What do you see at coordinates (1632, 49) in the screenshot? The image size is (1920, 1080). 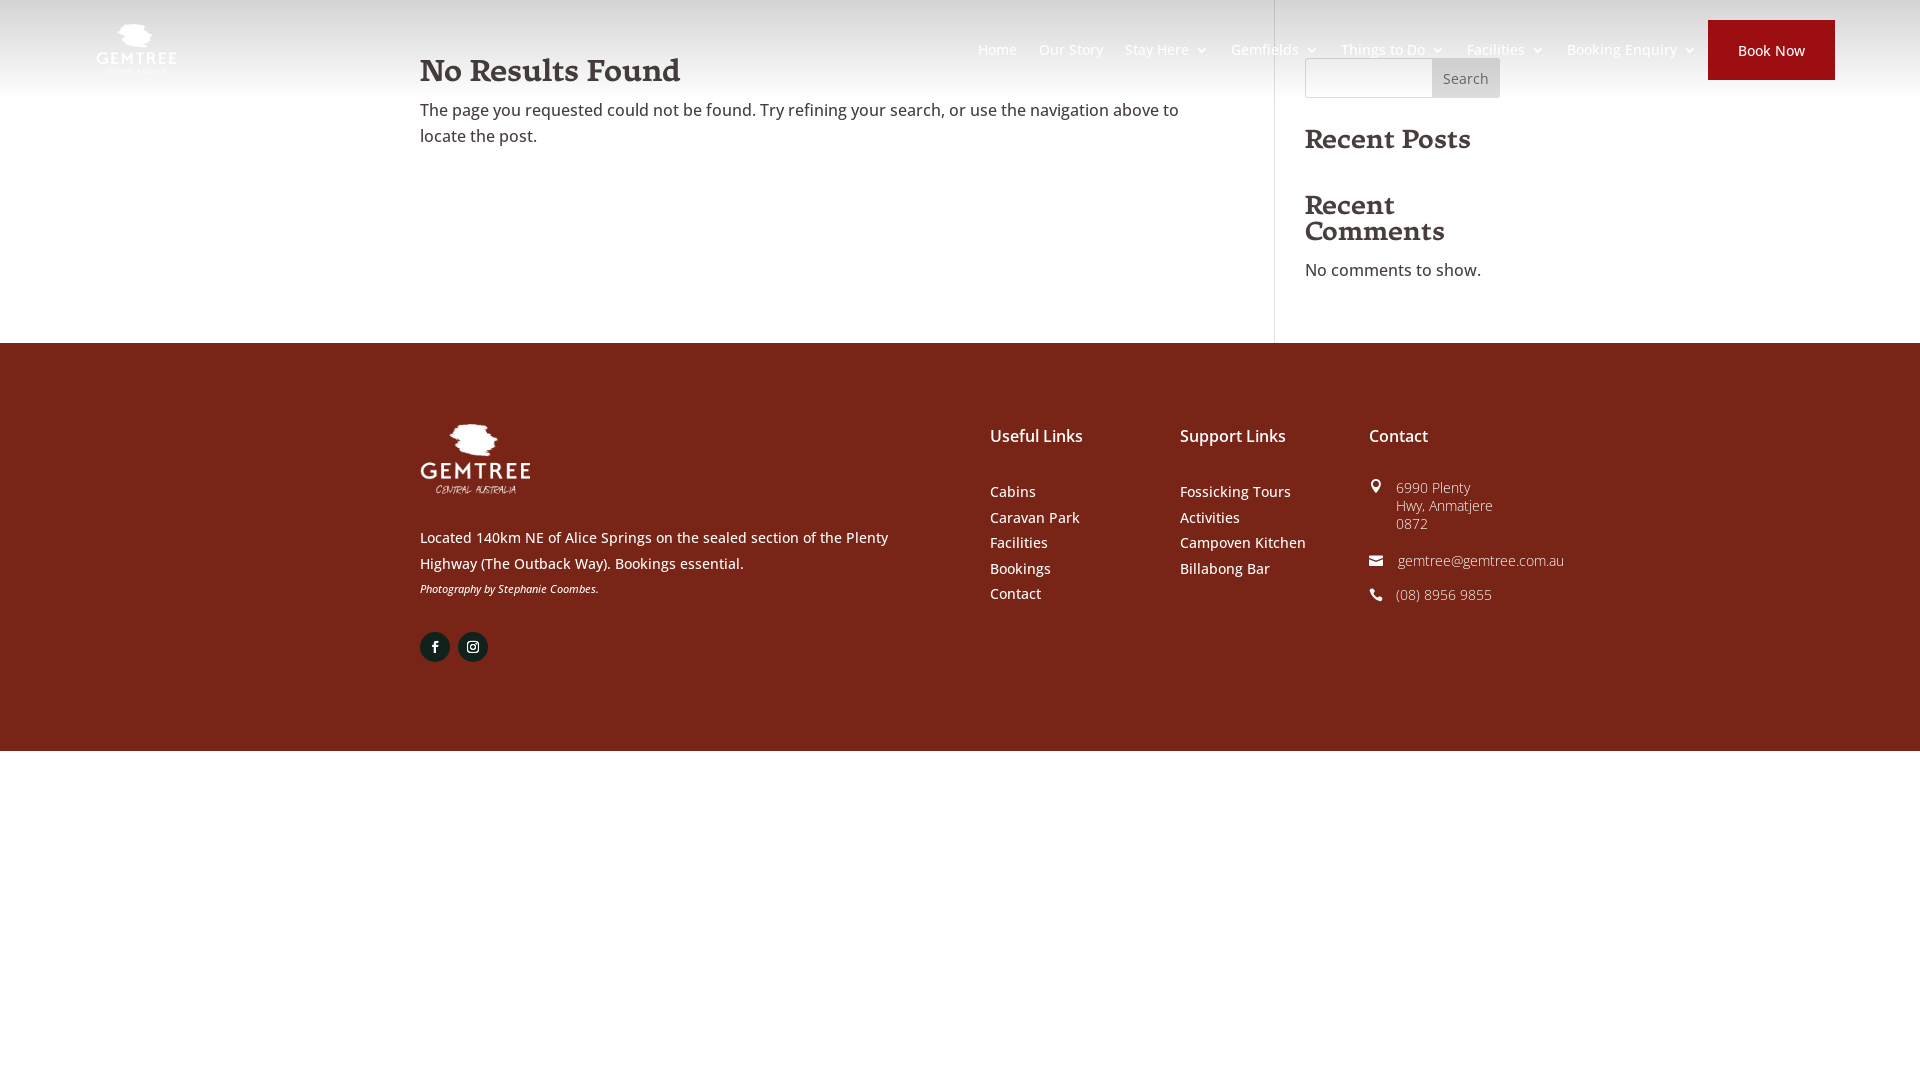 I see `'Booking Enquiry'` at bounding box center [1632, 49].